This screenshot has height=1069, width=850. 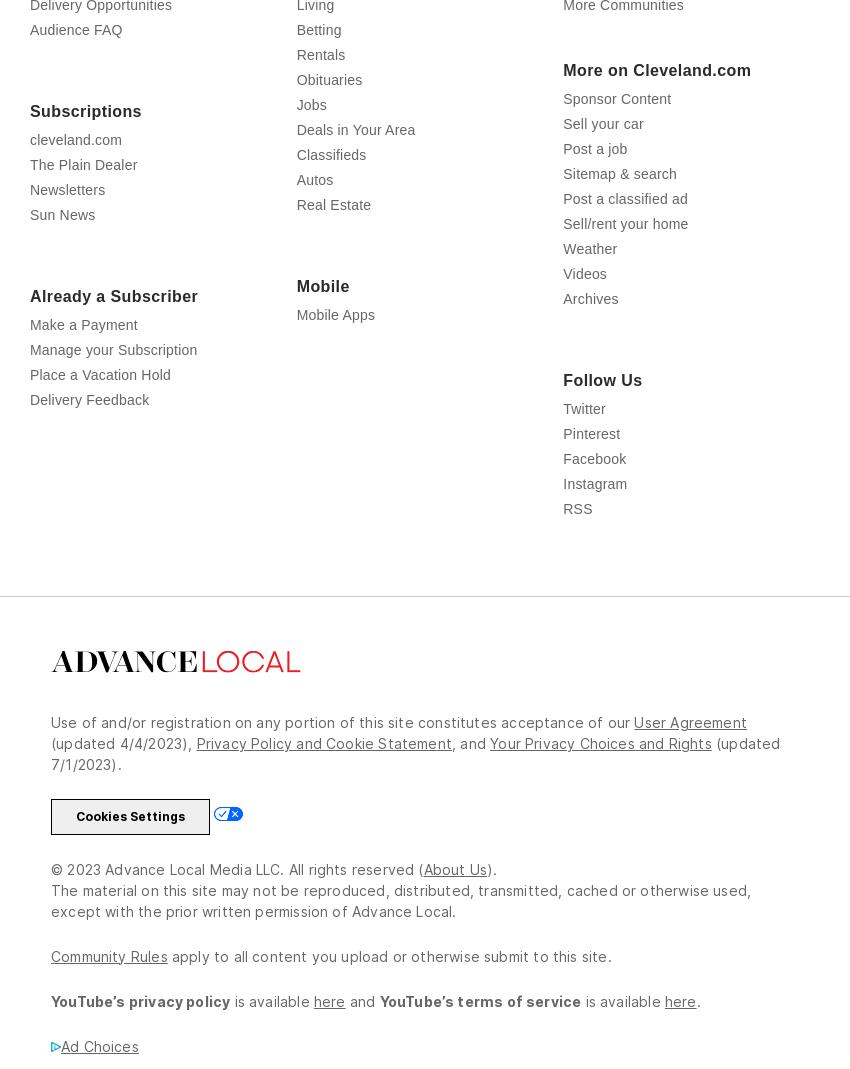 I want to click on 'Opinion', so click(x=320, y=23).